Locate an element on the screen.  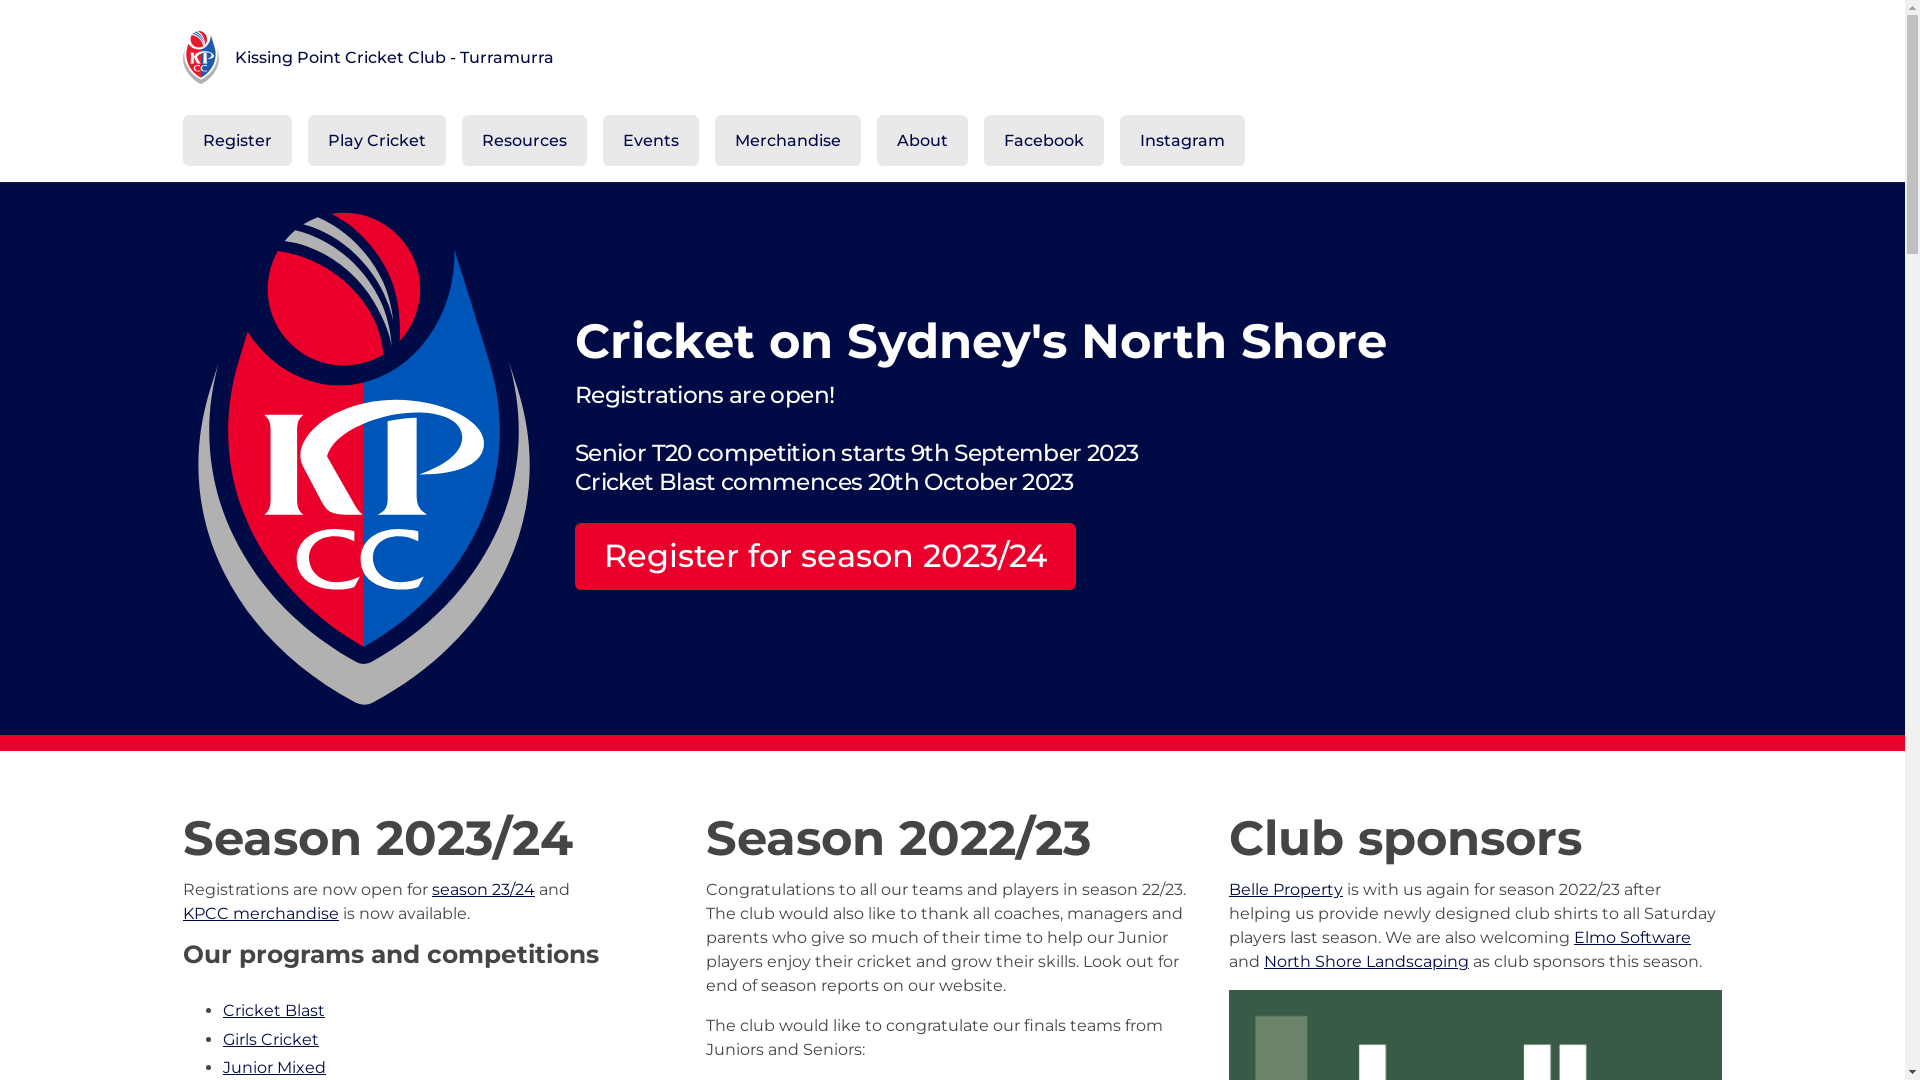
'Belle Property' is located at coordinates (1286, 888).